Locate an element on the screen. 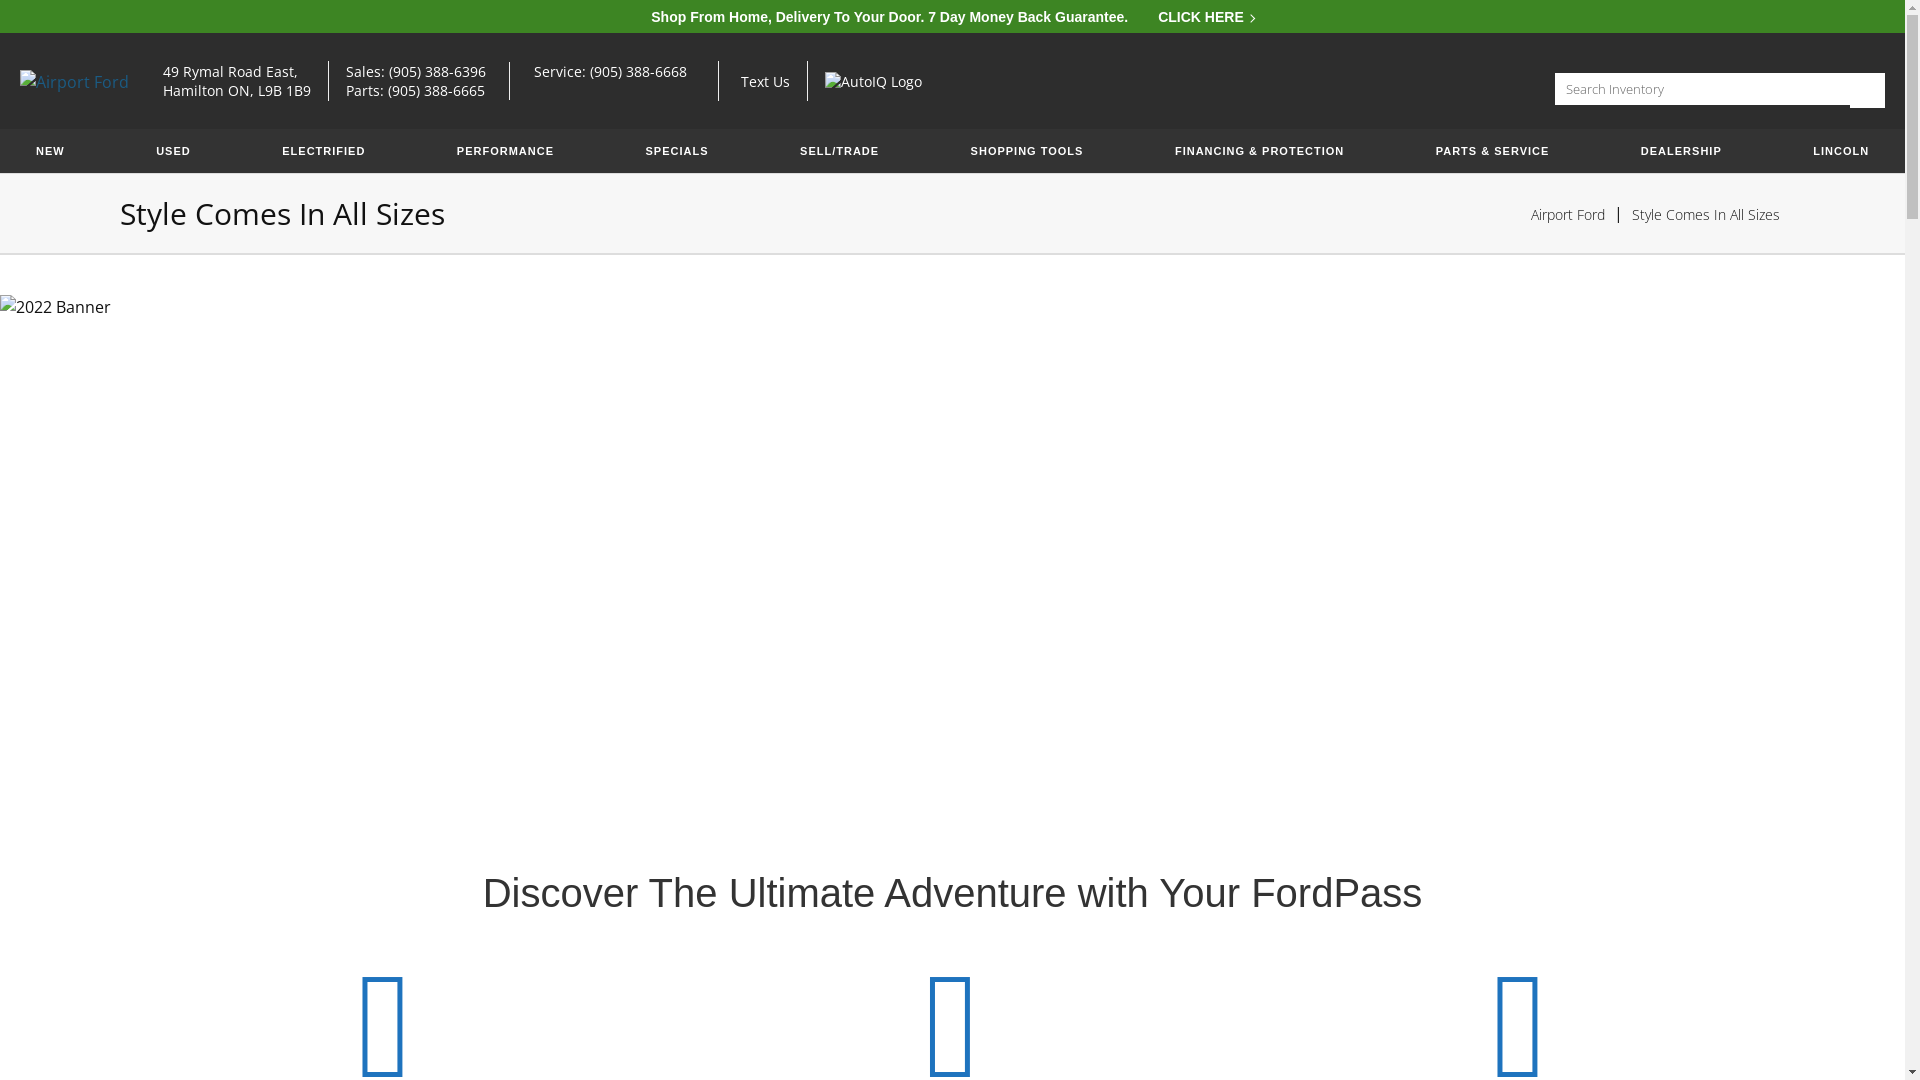 The image size is (1920, 1080). '49 Rymal Road East, is located at coordinates (236, 80).